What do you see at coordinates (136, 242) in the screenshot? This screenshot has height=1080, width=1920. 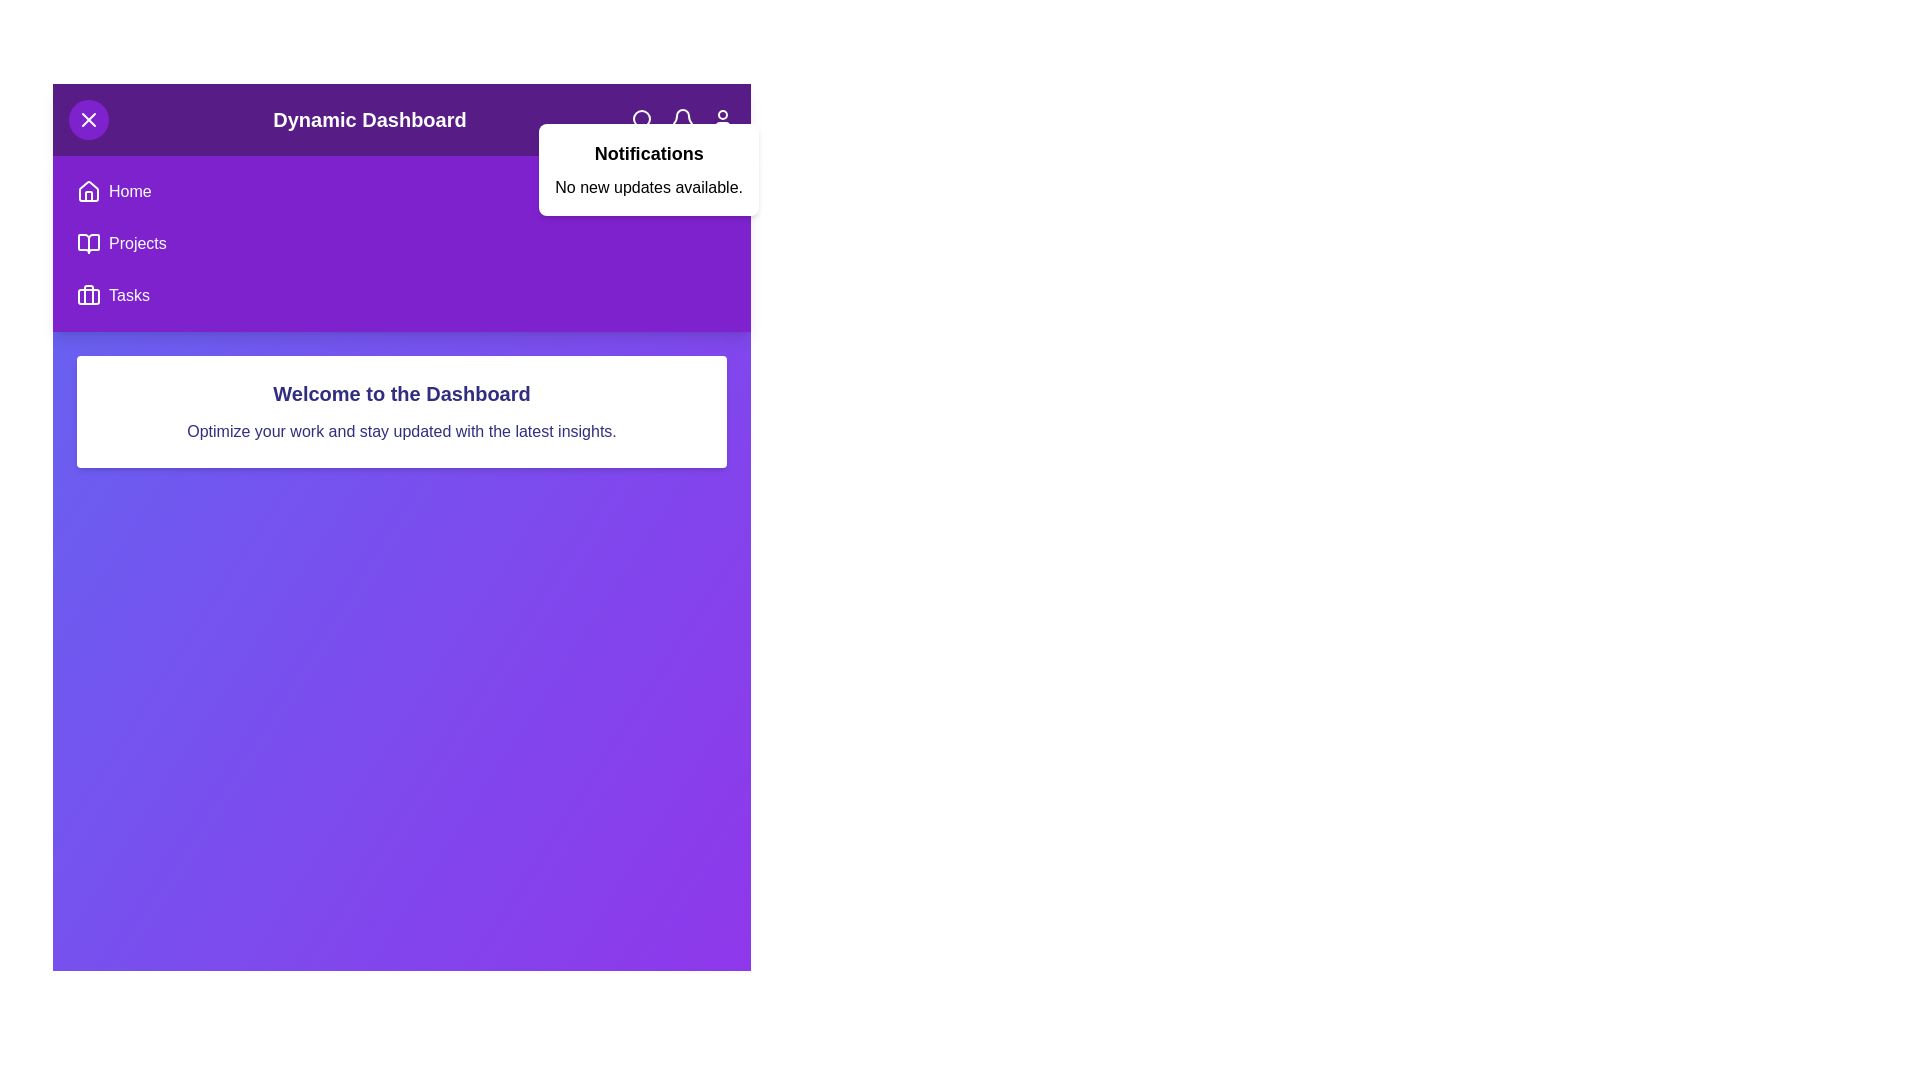 I see `the Projects link in the menu` at bounding box center [136, 242].